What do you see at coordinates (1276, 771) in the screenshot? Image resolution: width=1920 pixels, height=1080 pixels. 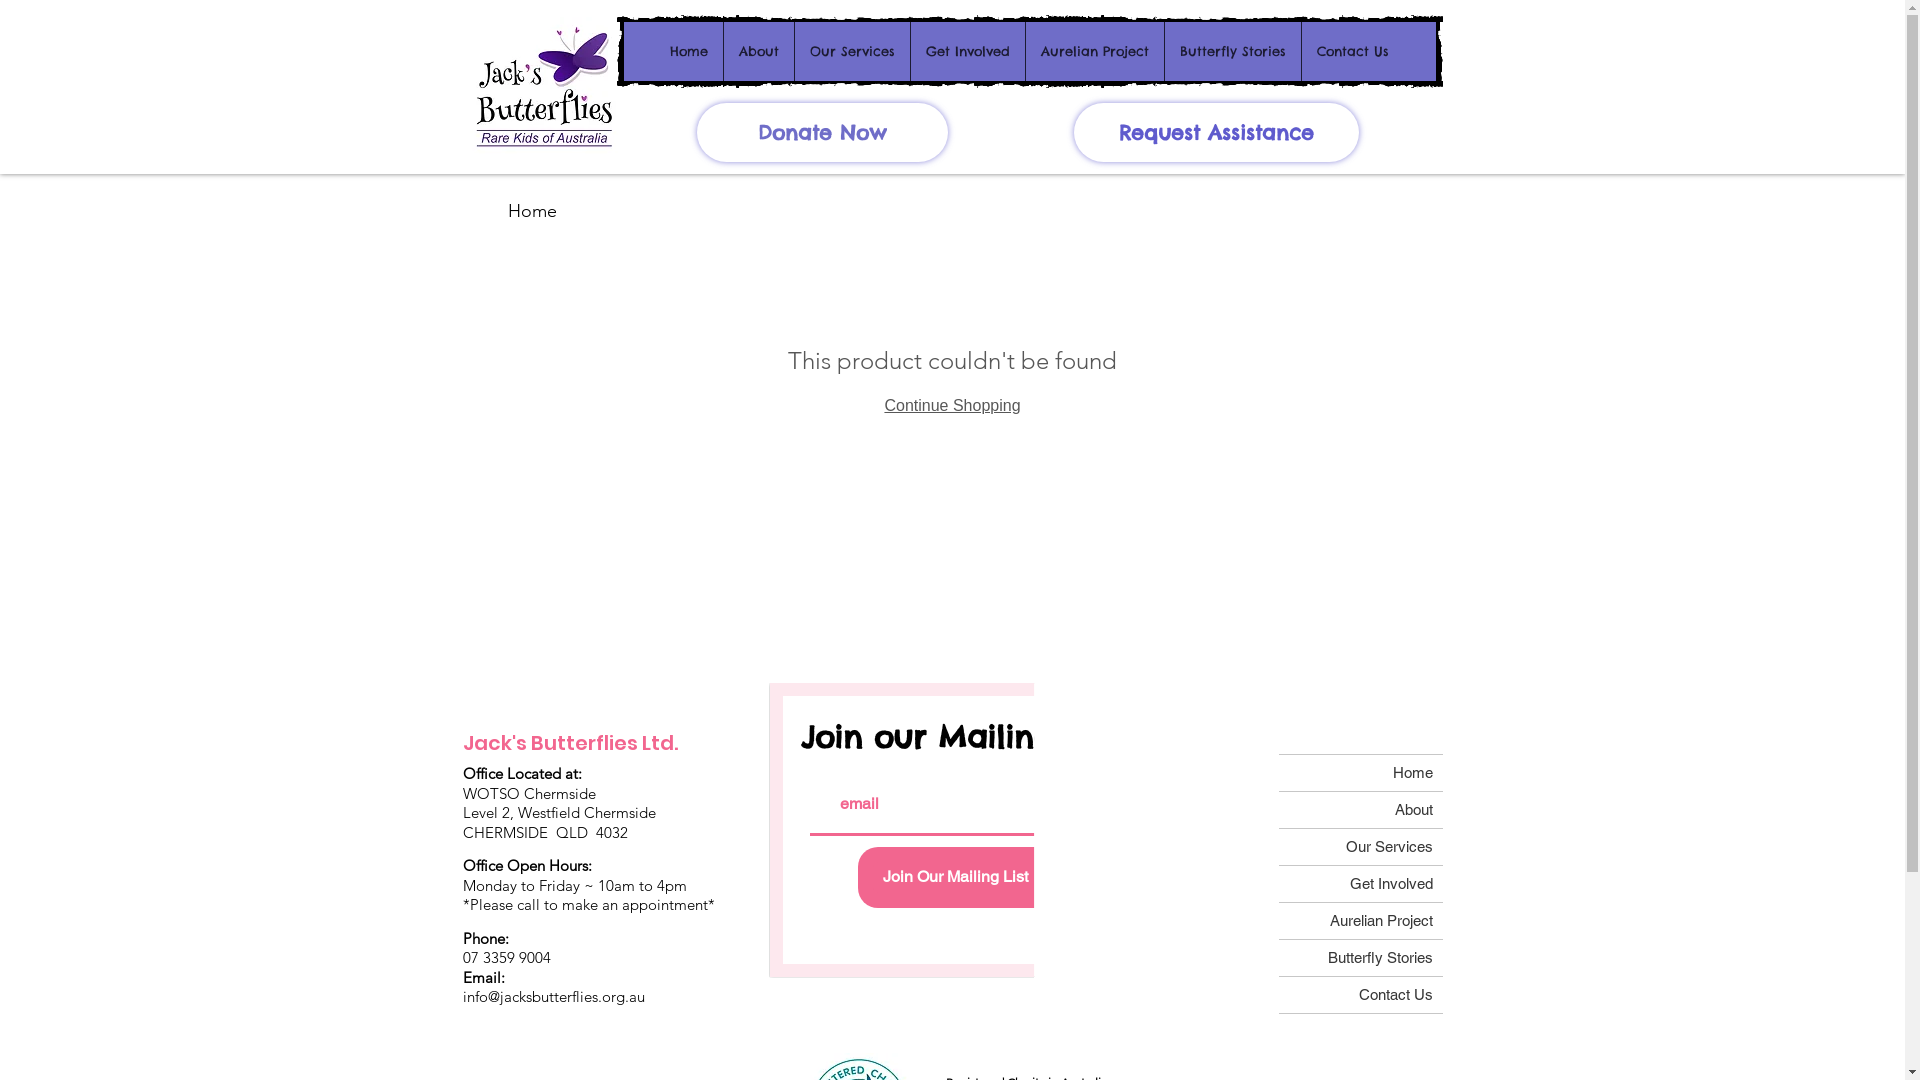 I see `'Home'` at bounding box center [1276, 771].